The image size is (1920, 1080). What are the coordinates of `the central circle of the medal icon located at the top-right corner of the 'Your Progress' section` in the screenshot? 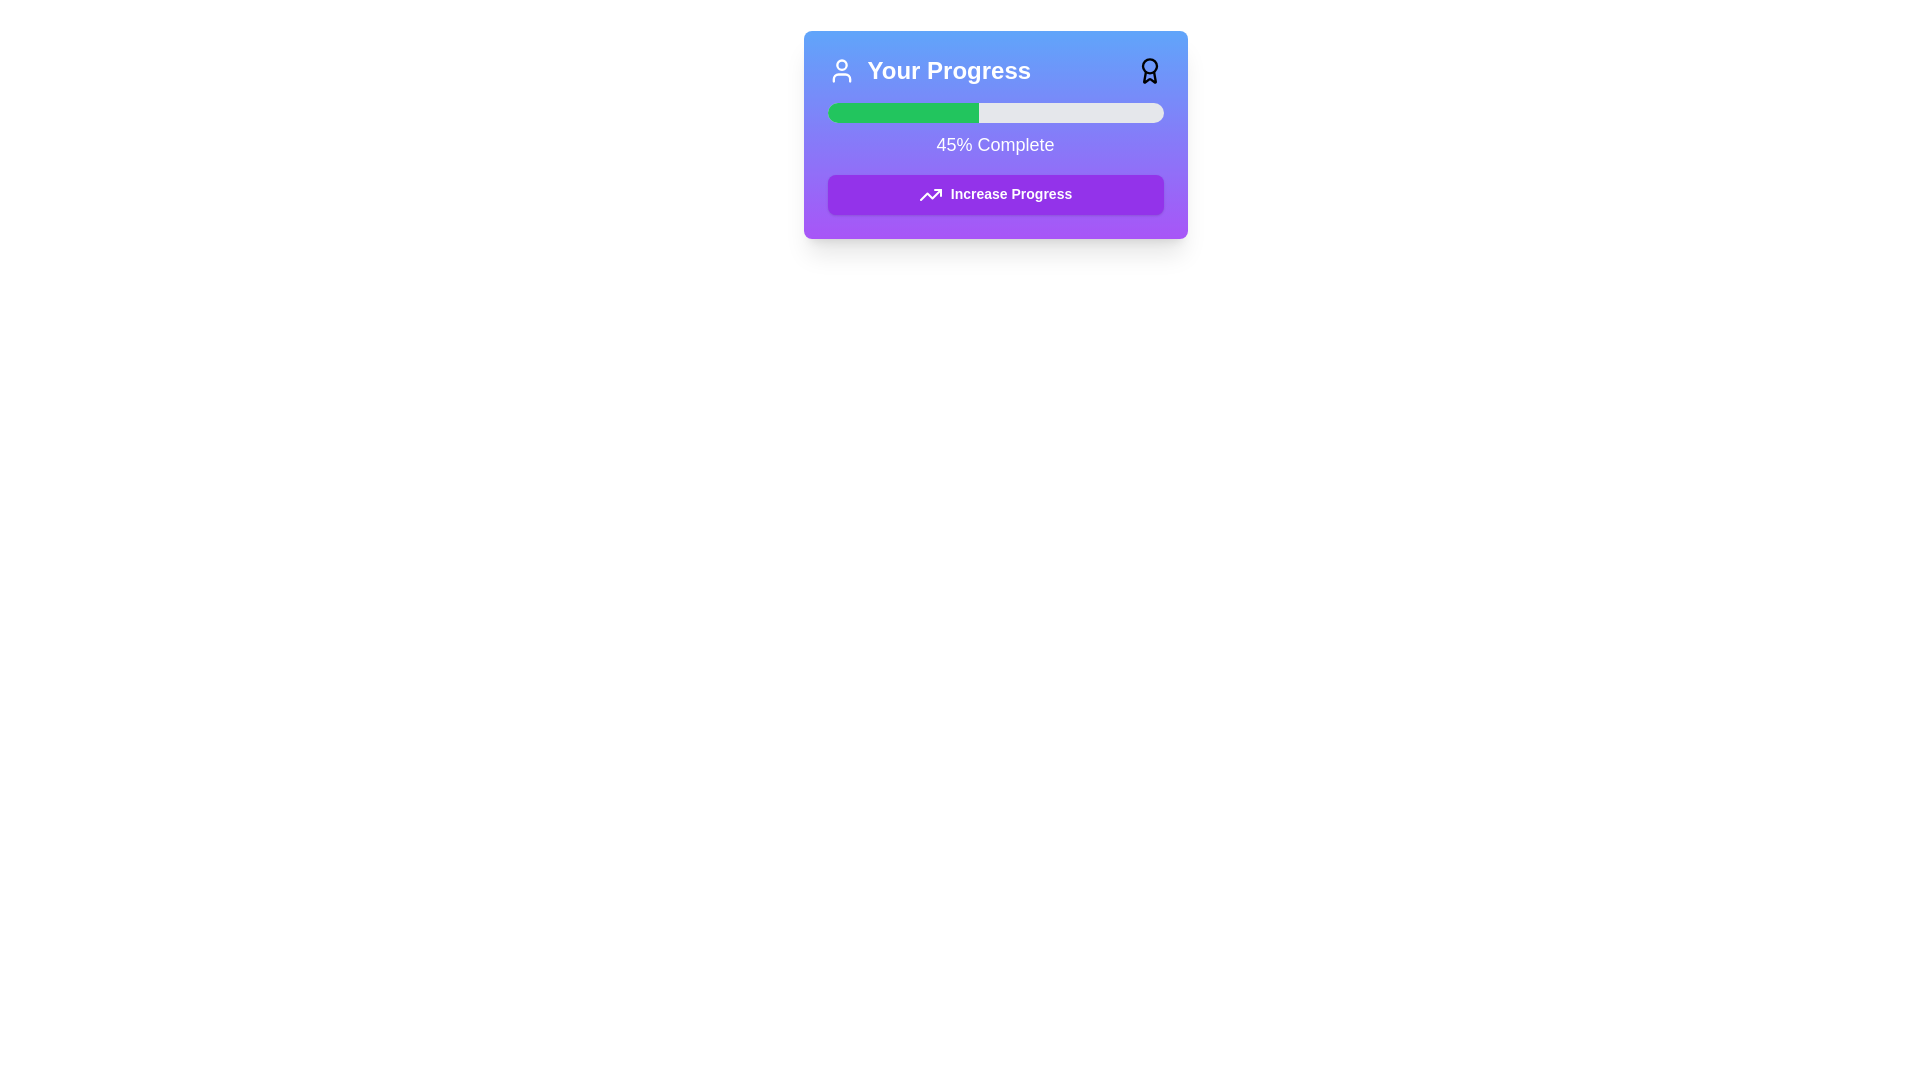 It's located at (1149, 65).